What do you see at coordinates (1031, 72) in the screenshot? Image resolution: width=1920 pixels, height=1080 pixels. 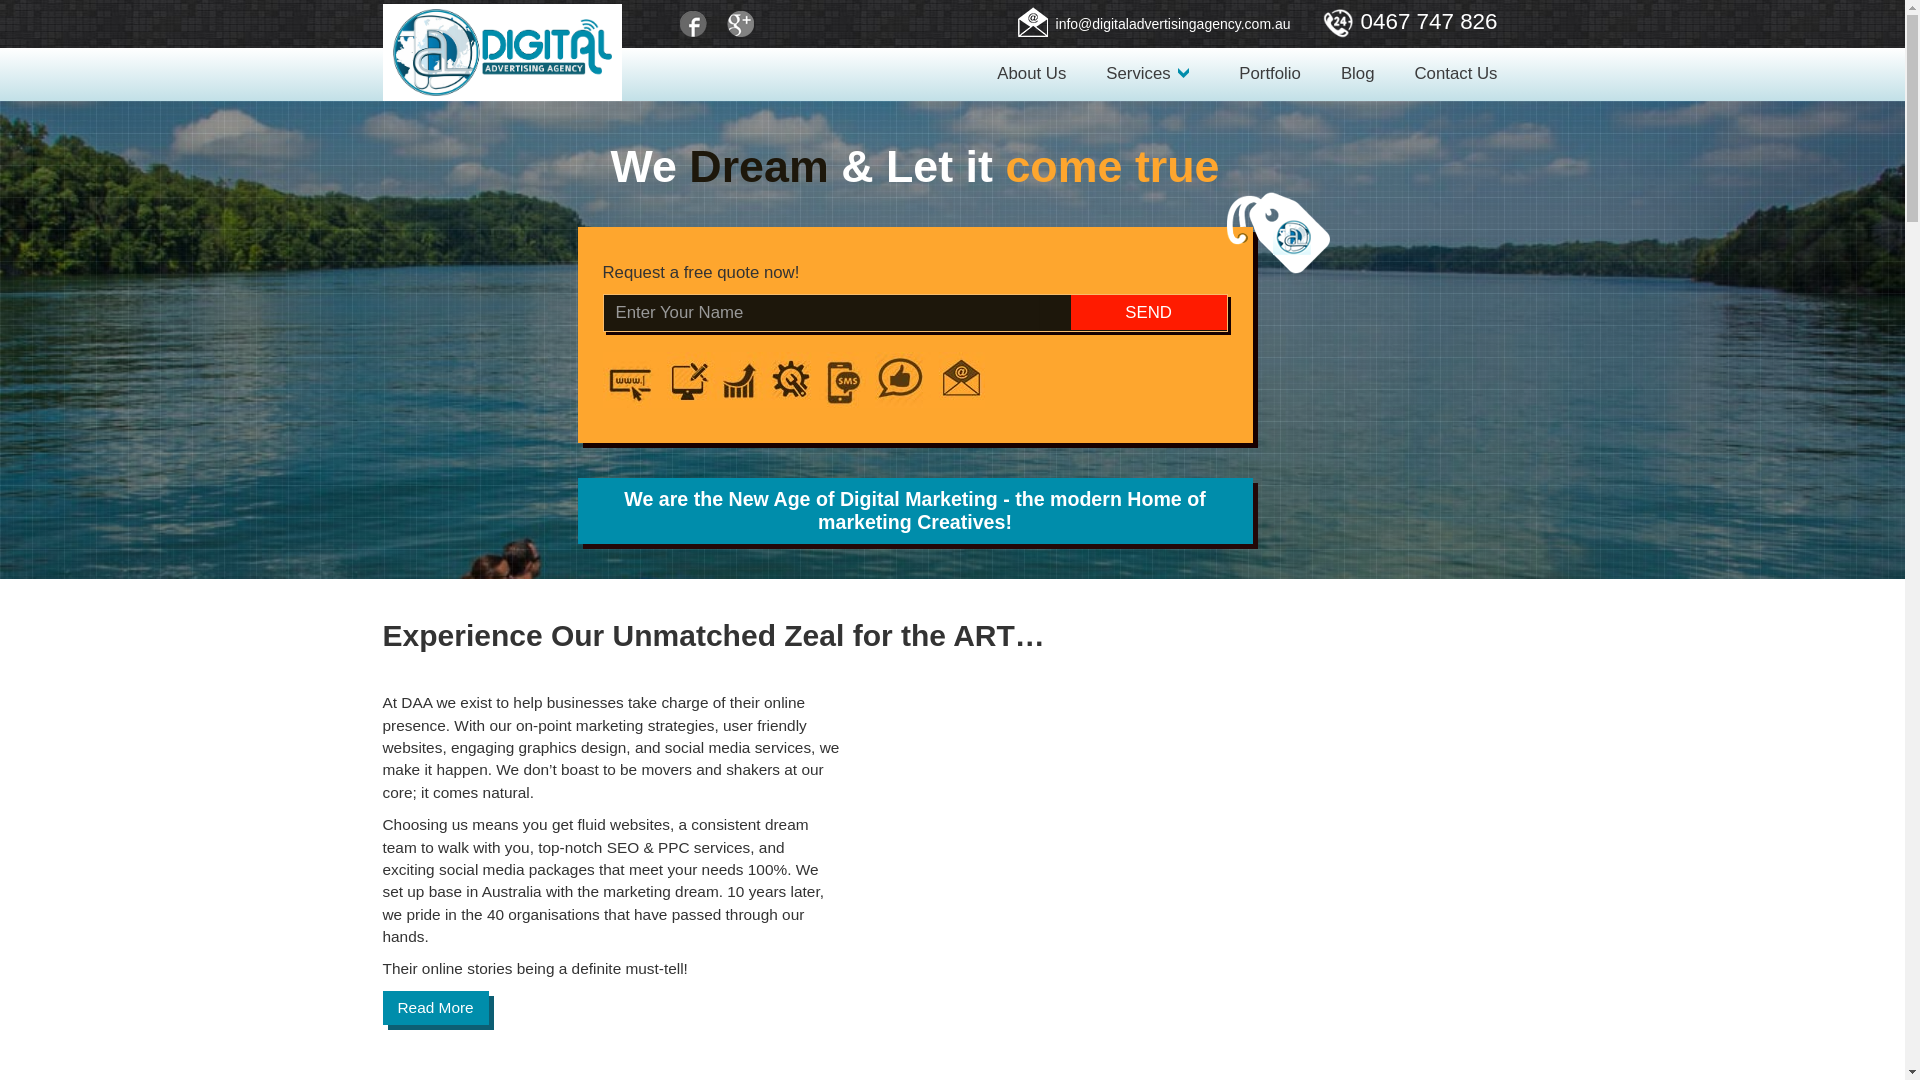 I see `'About Us'` at bounding box center [1031, 72].